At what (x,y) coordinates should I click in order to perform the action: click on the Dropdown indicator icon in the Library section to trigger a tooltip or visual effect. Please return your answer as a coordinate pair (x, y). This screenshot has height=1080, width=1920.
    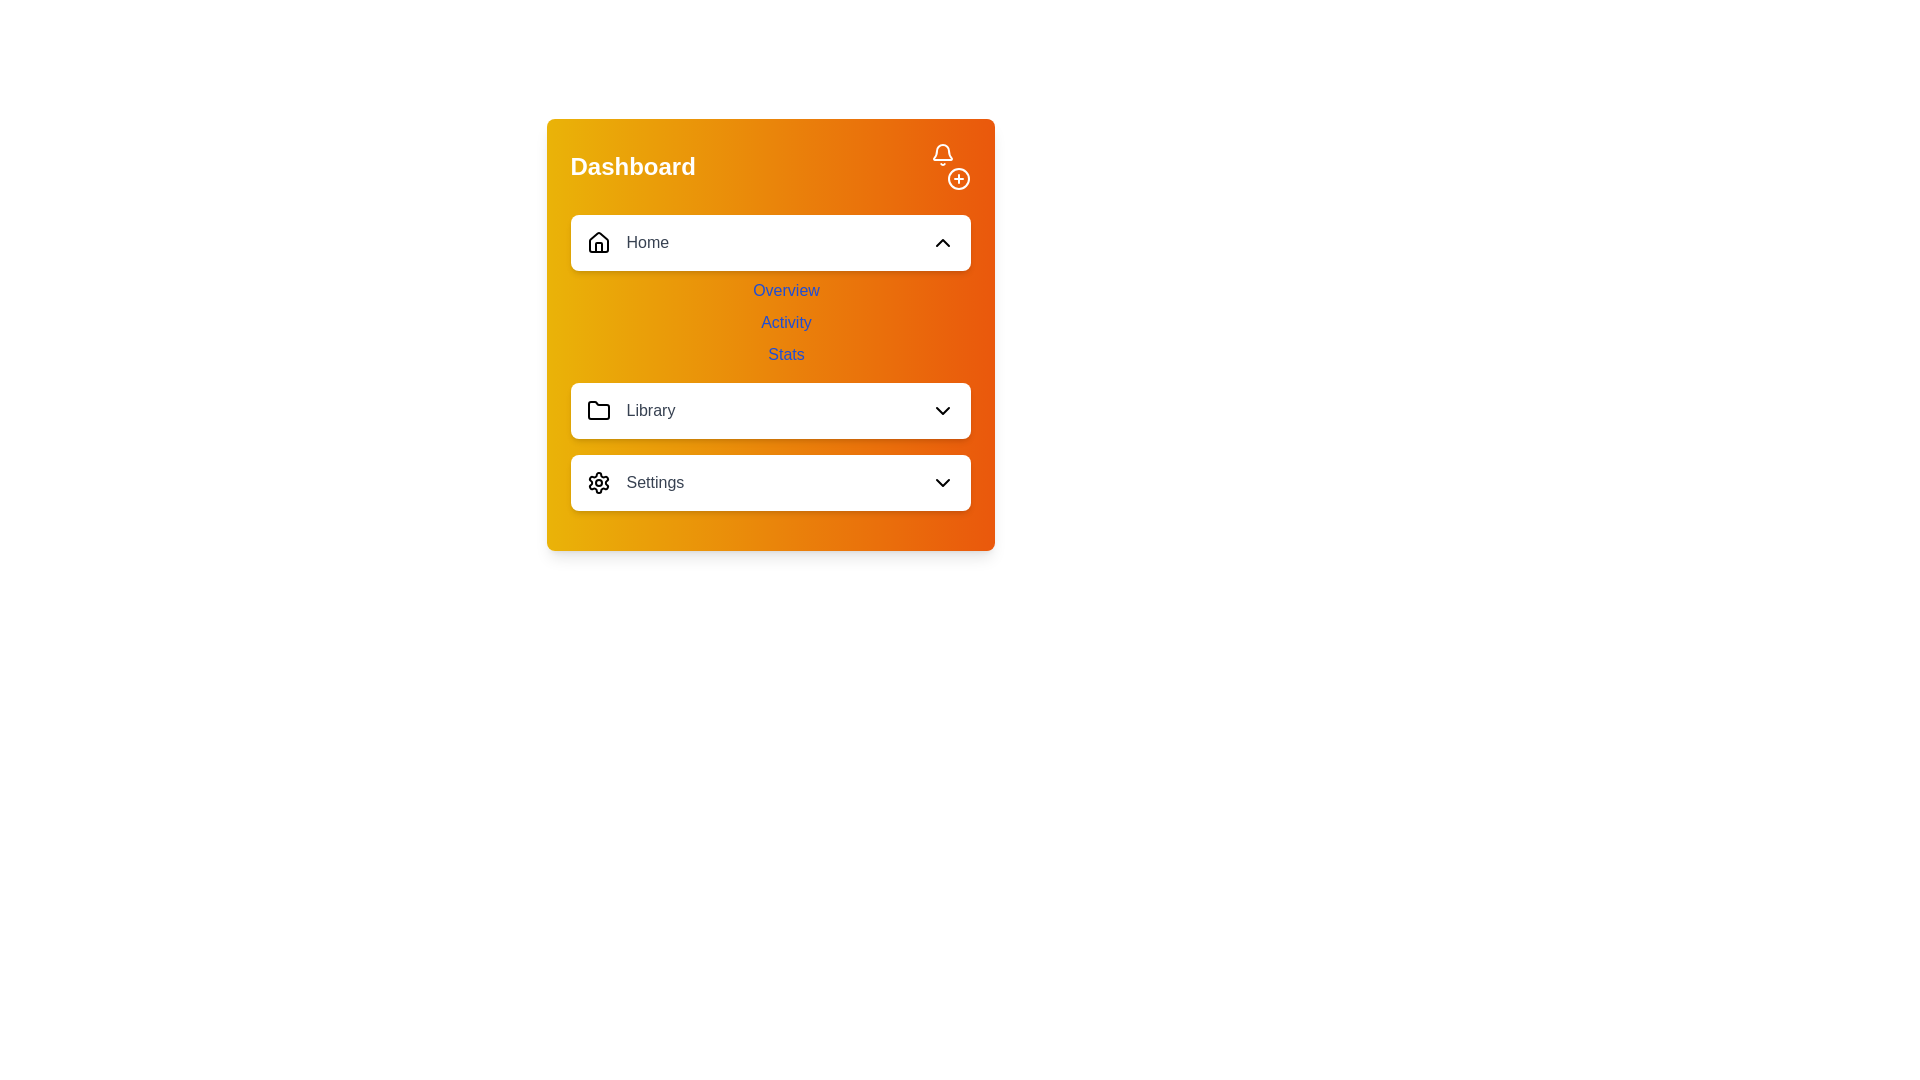
    Looking at the image, I should click on (941, 410).